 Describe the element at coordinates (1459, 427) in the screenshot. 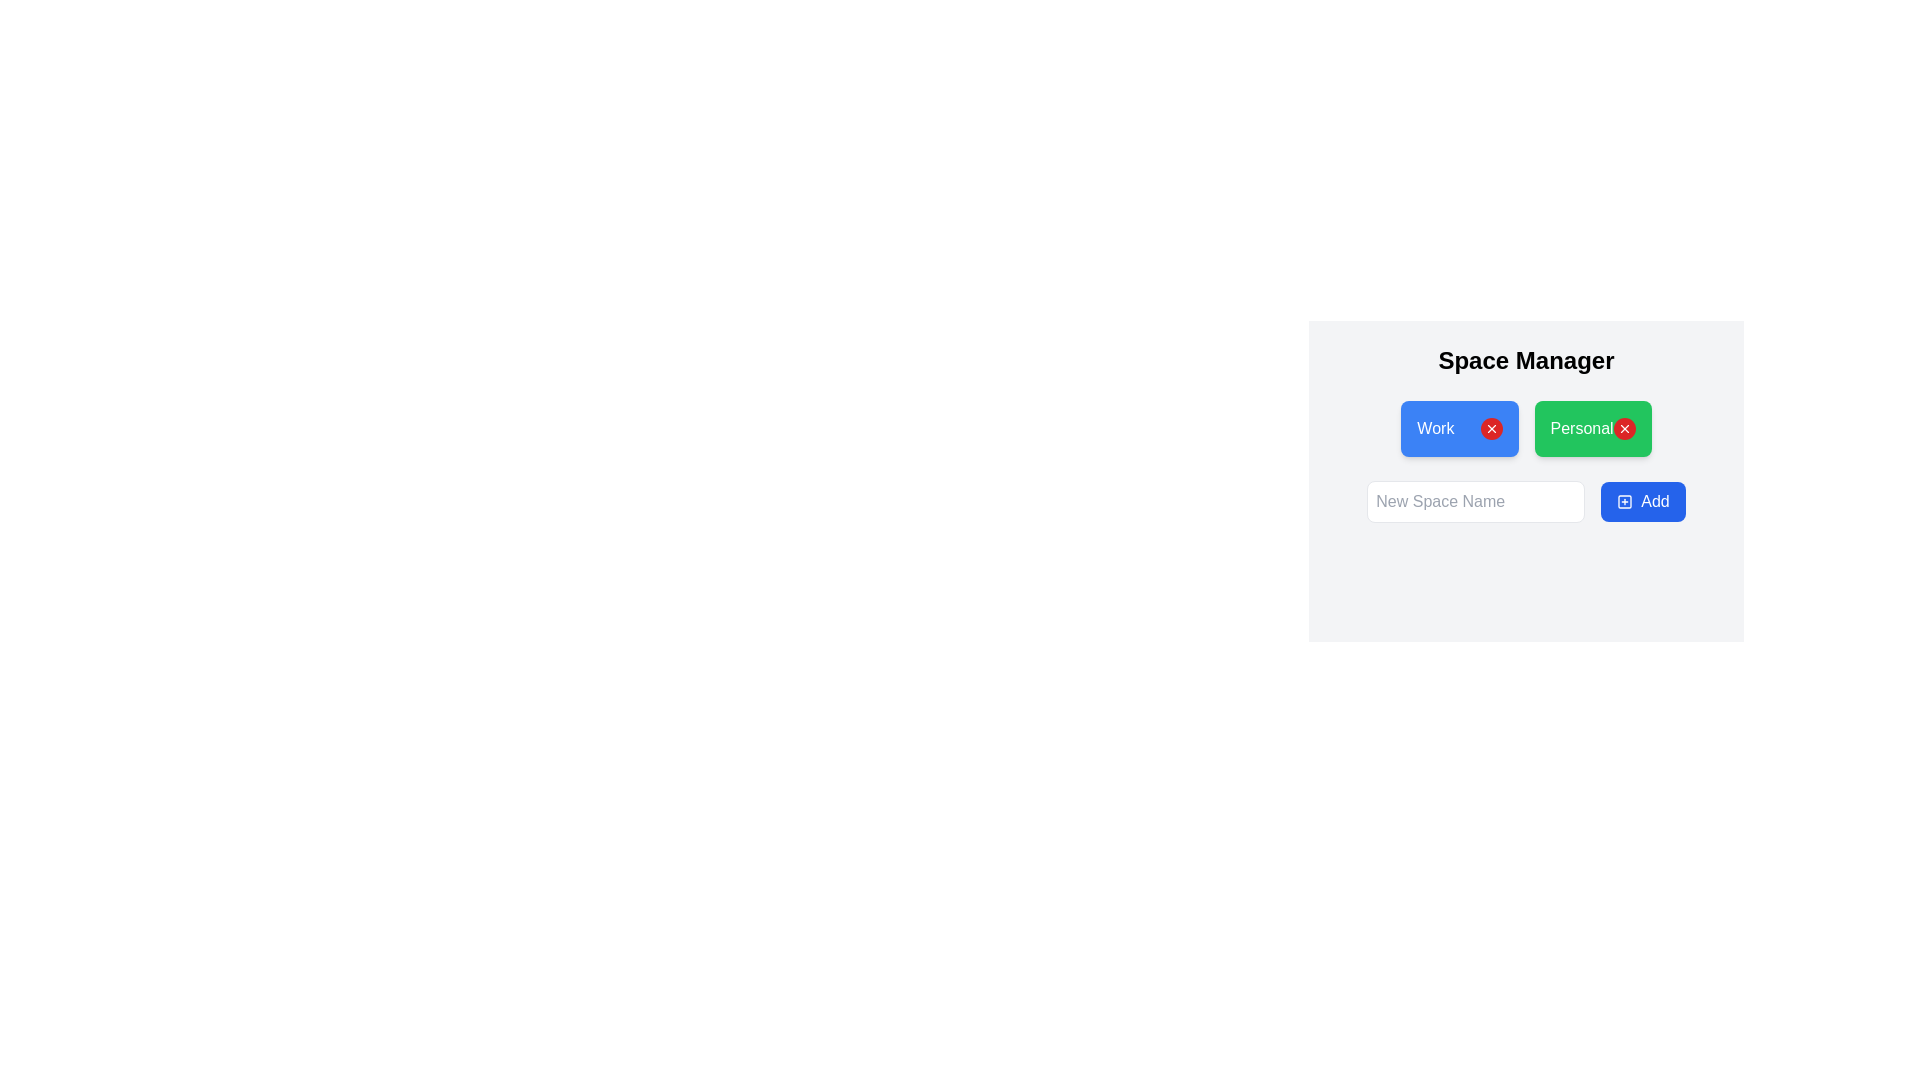

I see `the rectangular blue button labeled 'Work' with a white text and a red circular icon containing a white 'x' symbol on its right side` at that location.